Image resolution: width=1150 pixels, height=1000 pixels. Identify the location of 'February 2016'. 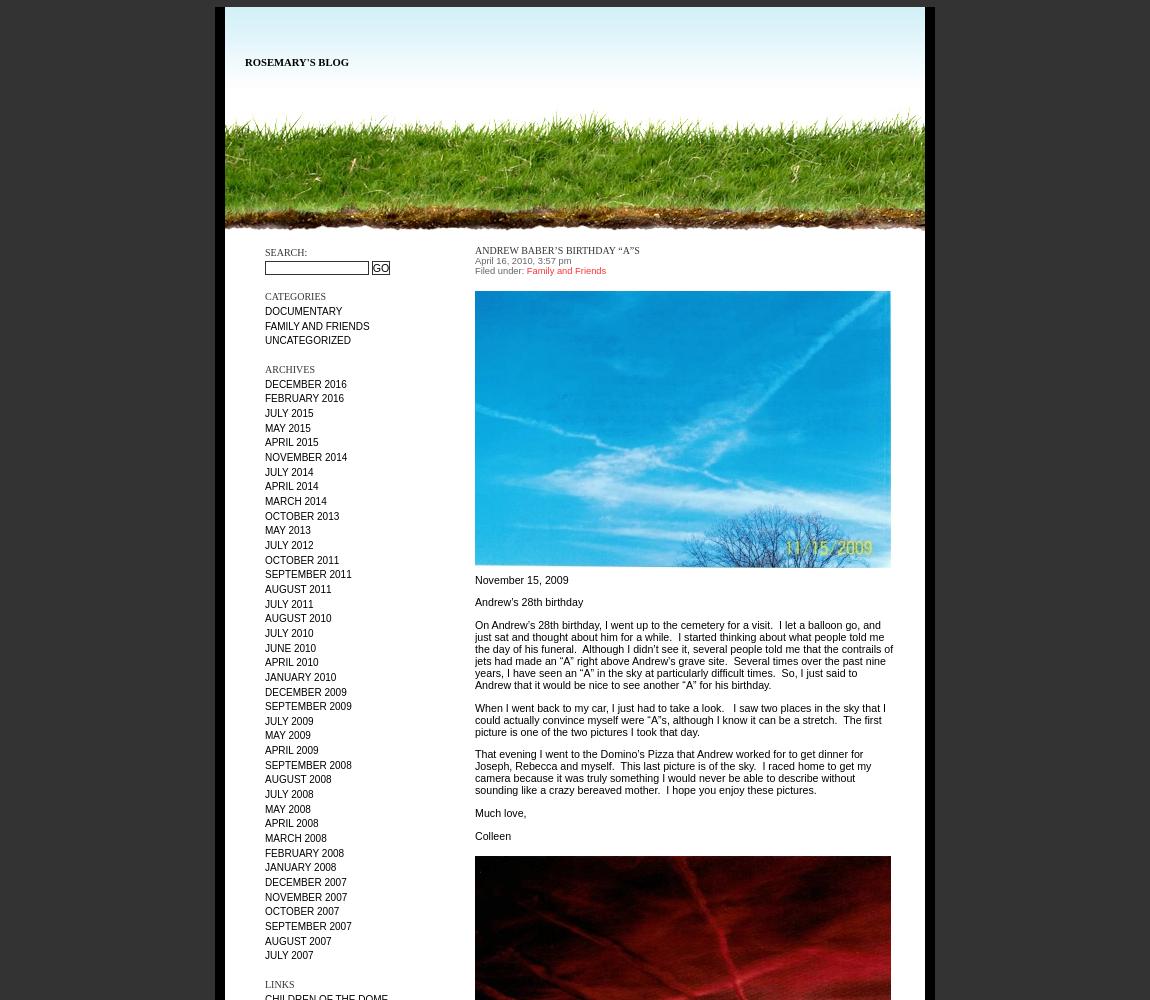
(304, 398).